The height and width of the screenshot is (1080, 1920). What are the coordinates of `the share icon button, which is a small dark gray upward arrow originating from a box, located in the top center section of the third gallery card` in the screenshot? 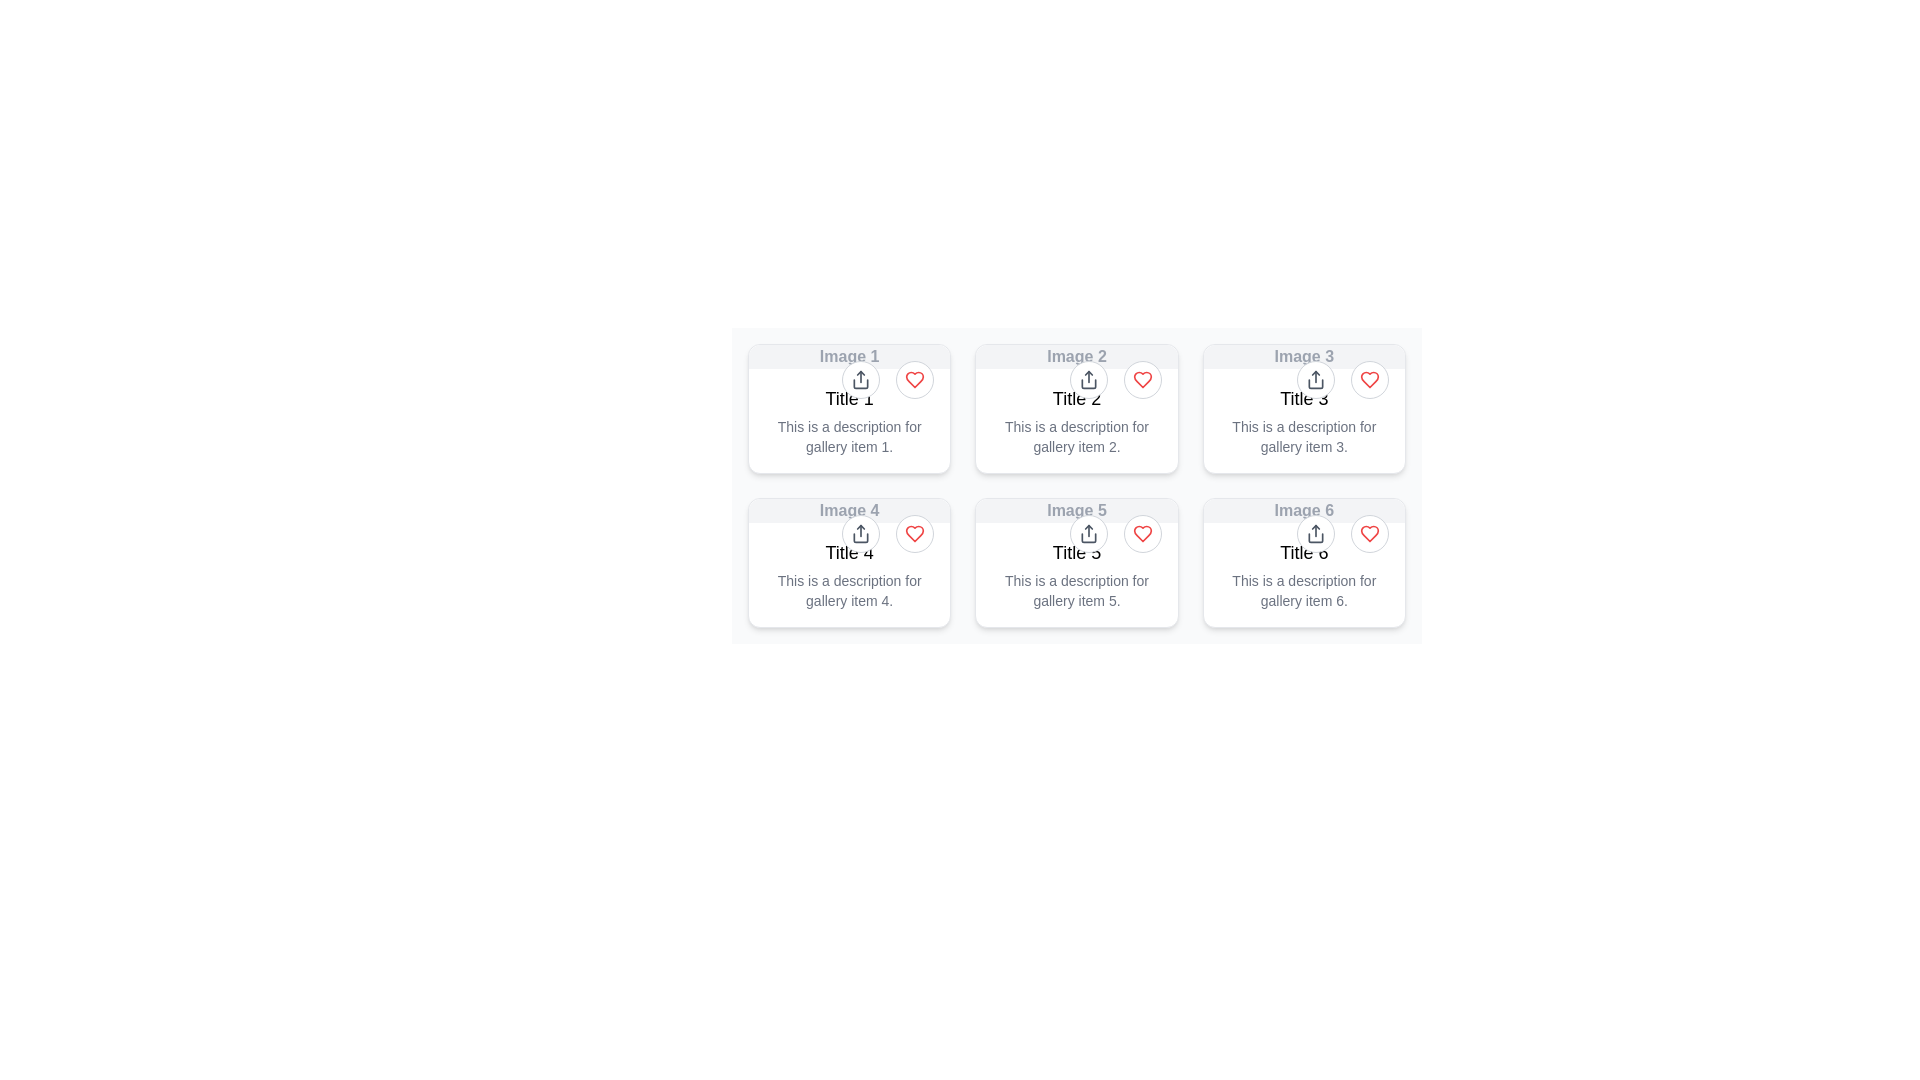 It's located at (1315, 380).